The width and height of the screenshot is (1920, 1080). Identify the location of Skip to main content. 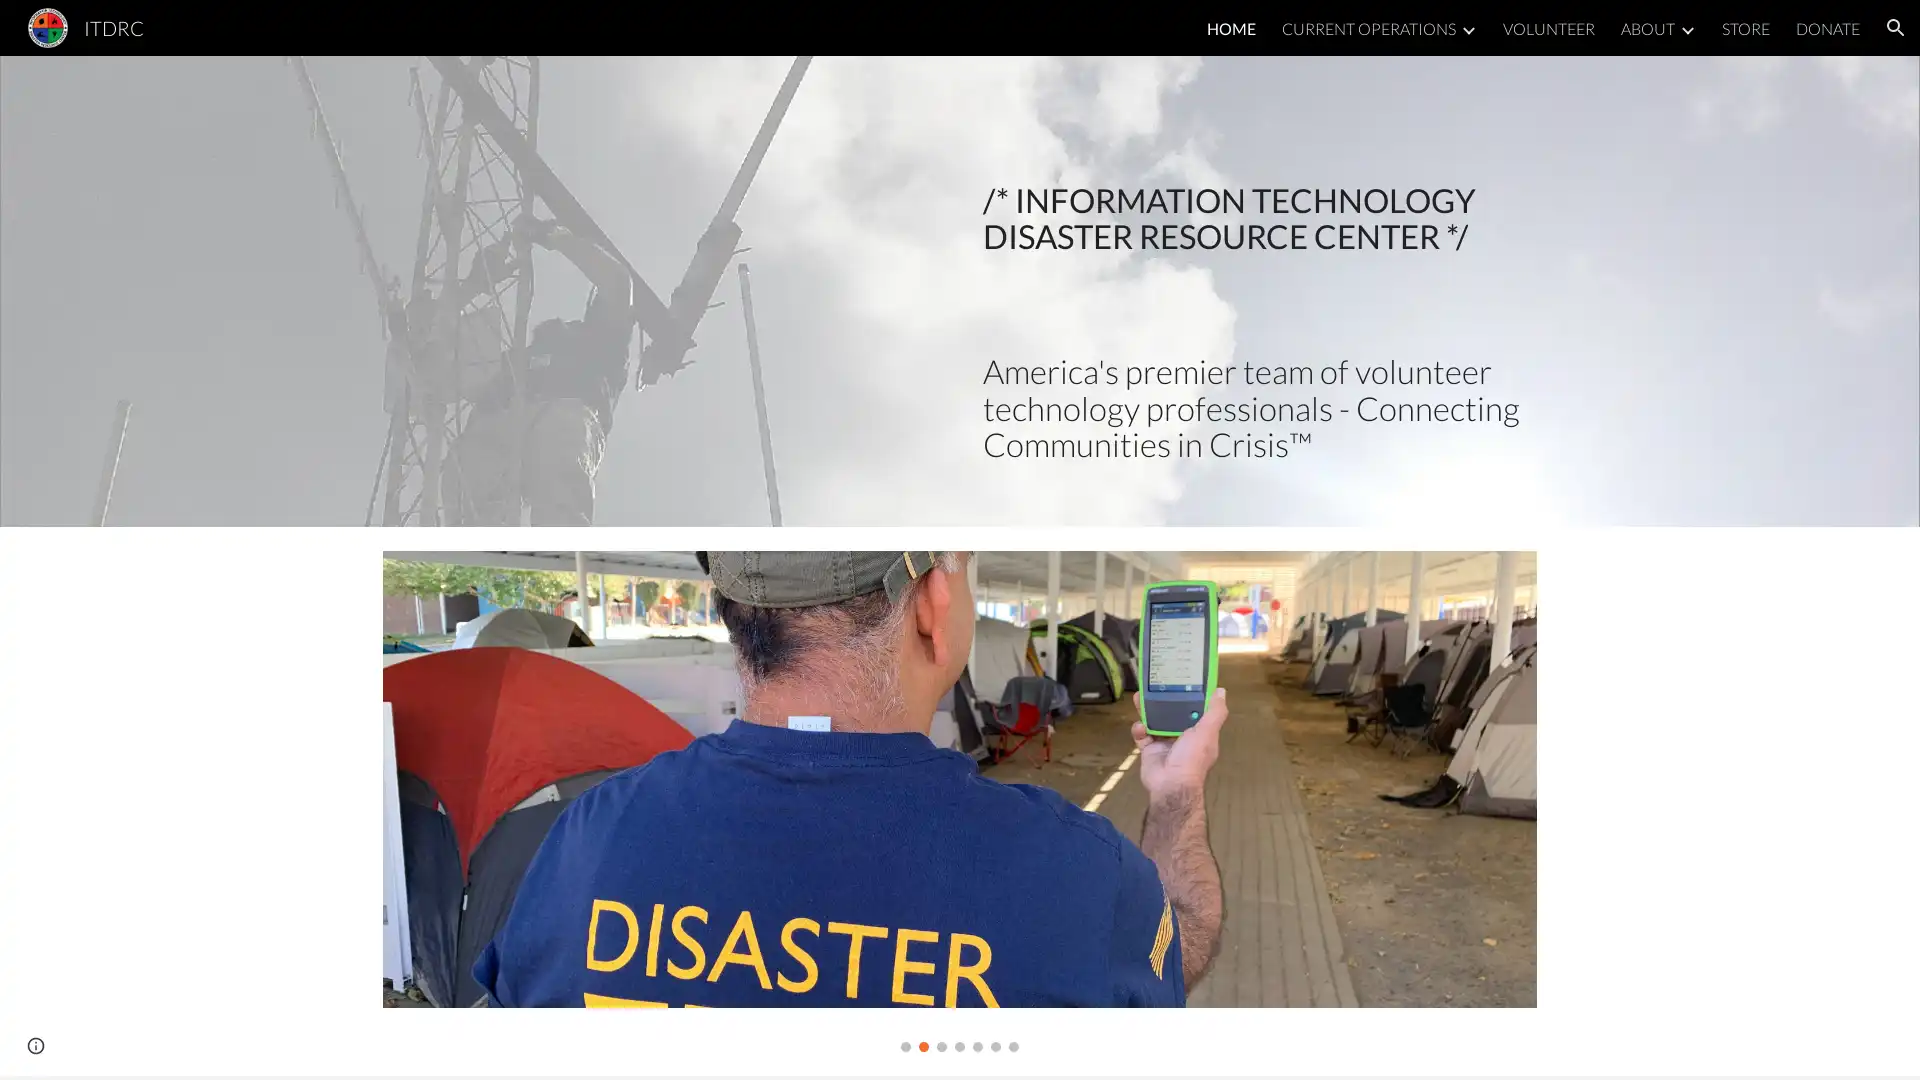
(787, 37).